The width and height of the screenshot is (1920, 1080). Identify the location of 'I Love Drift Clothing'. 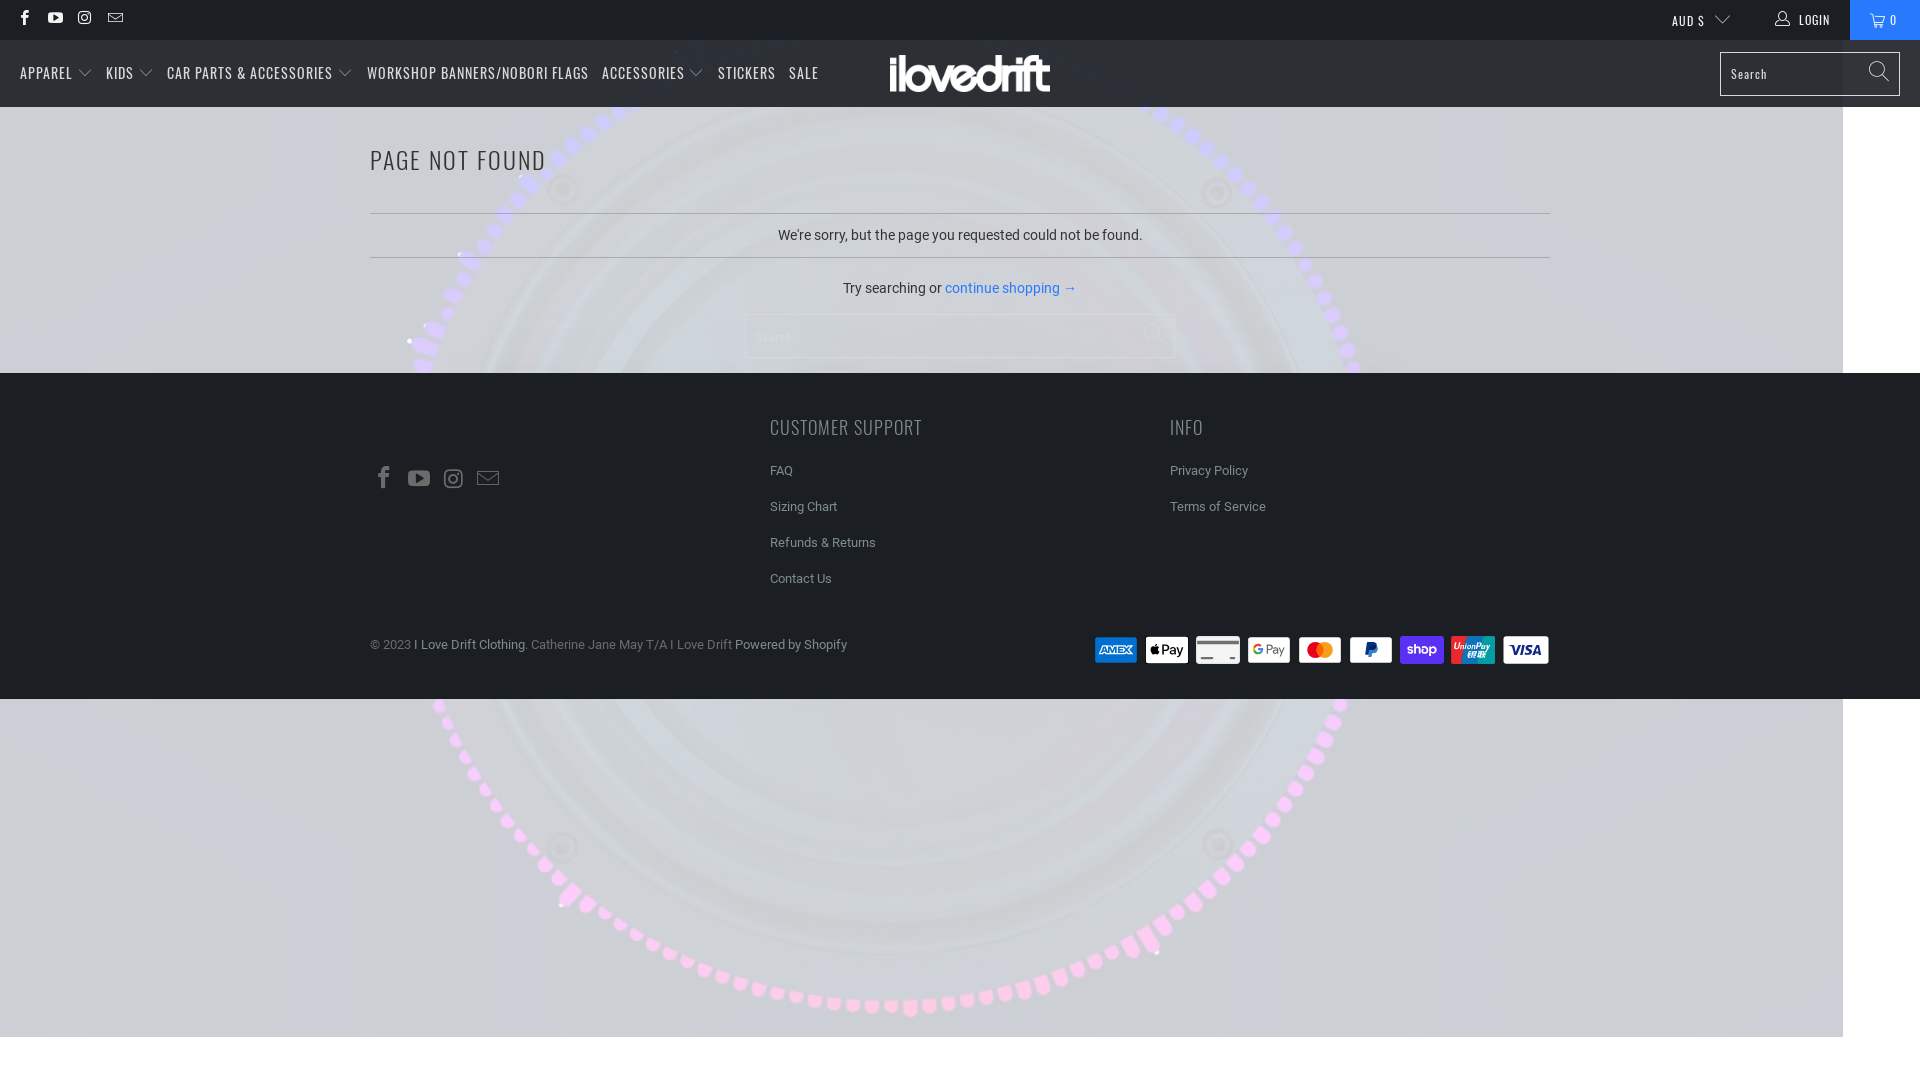
(888, 72).